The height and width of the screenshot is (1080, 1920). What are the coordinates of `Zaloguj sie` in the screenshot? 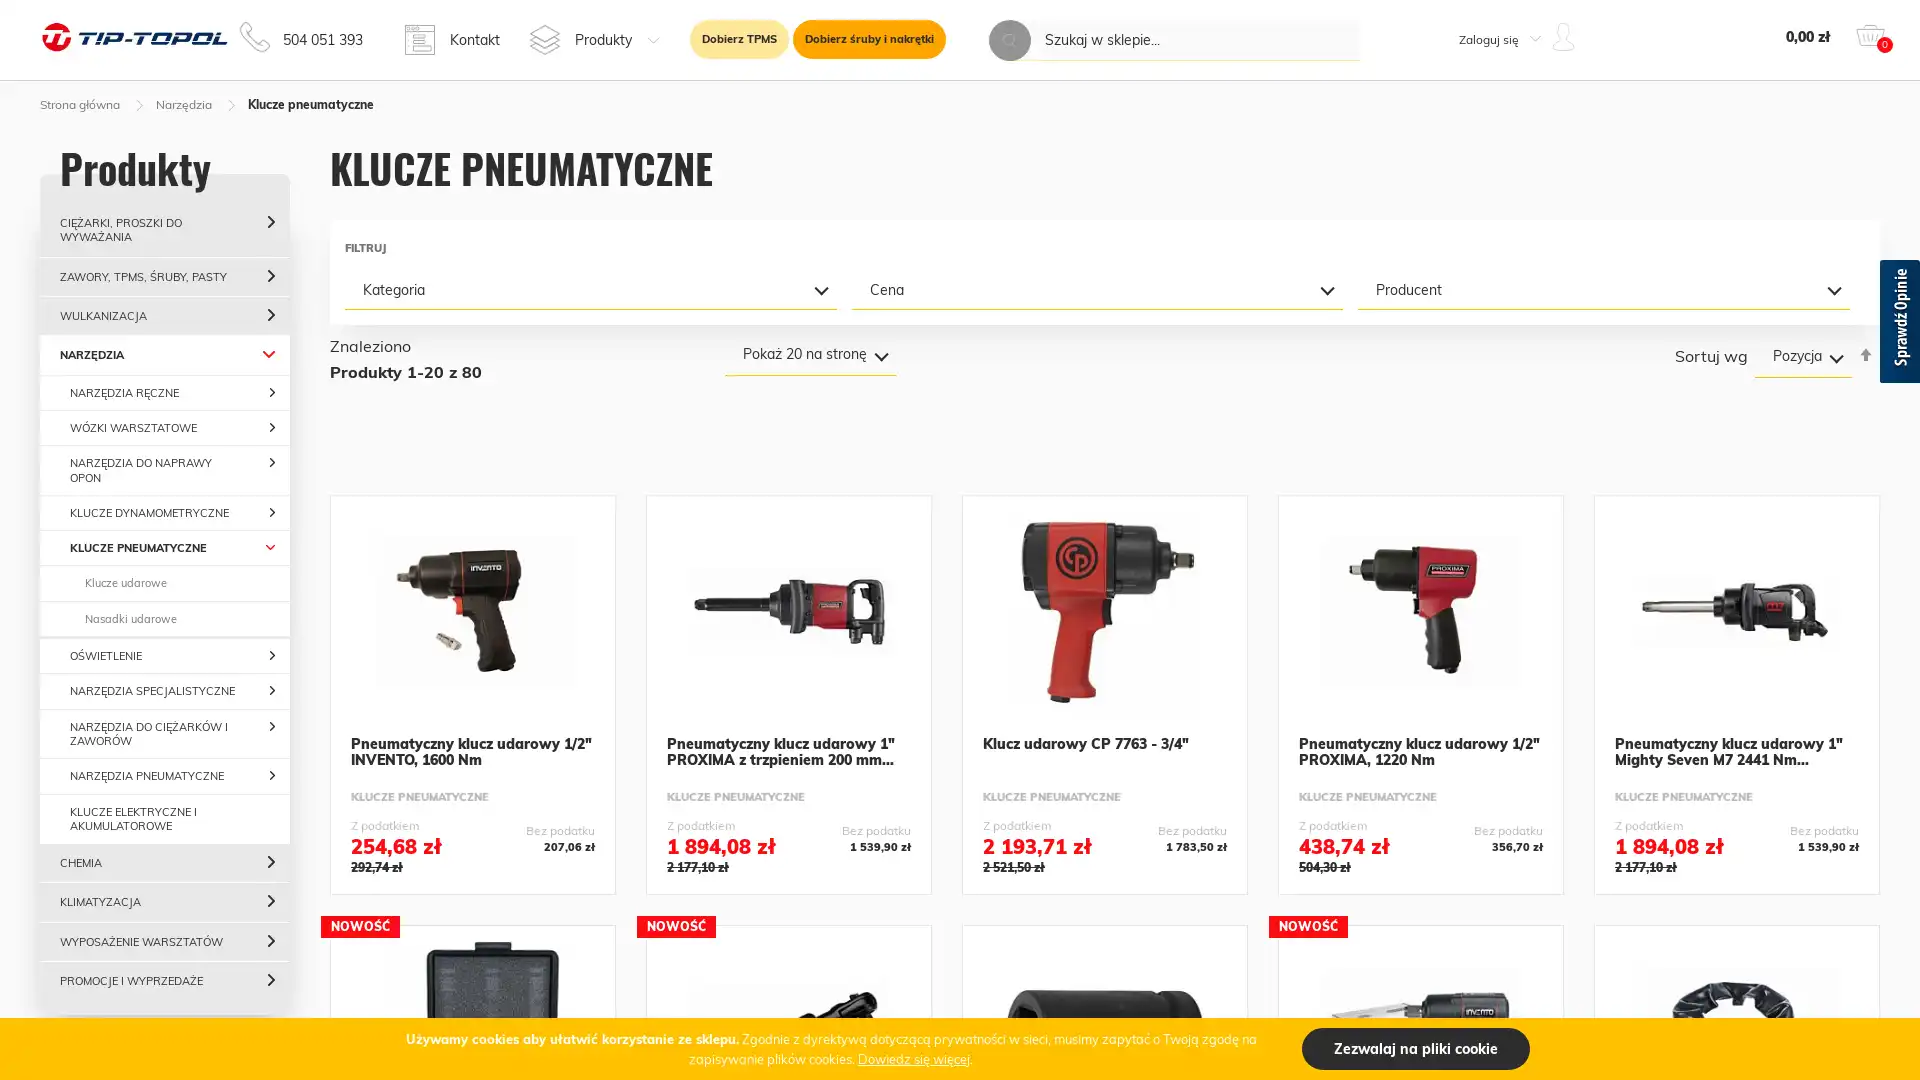 It's located at (1481, 256).